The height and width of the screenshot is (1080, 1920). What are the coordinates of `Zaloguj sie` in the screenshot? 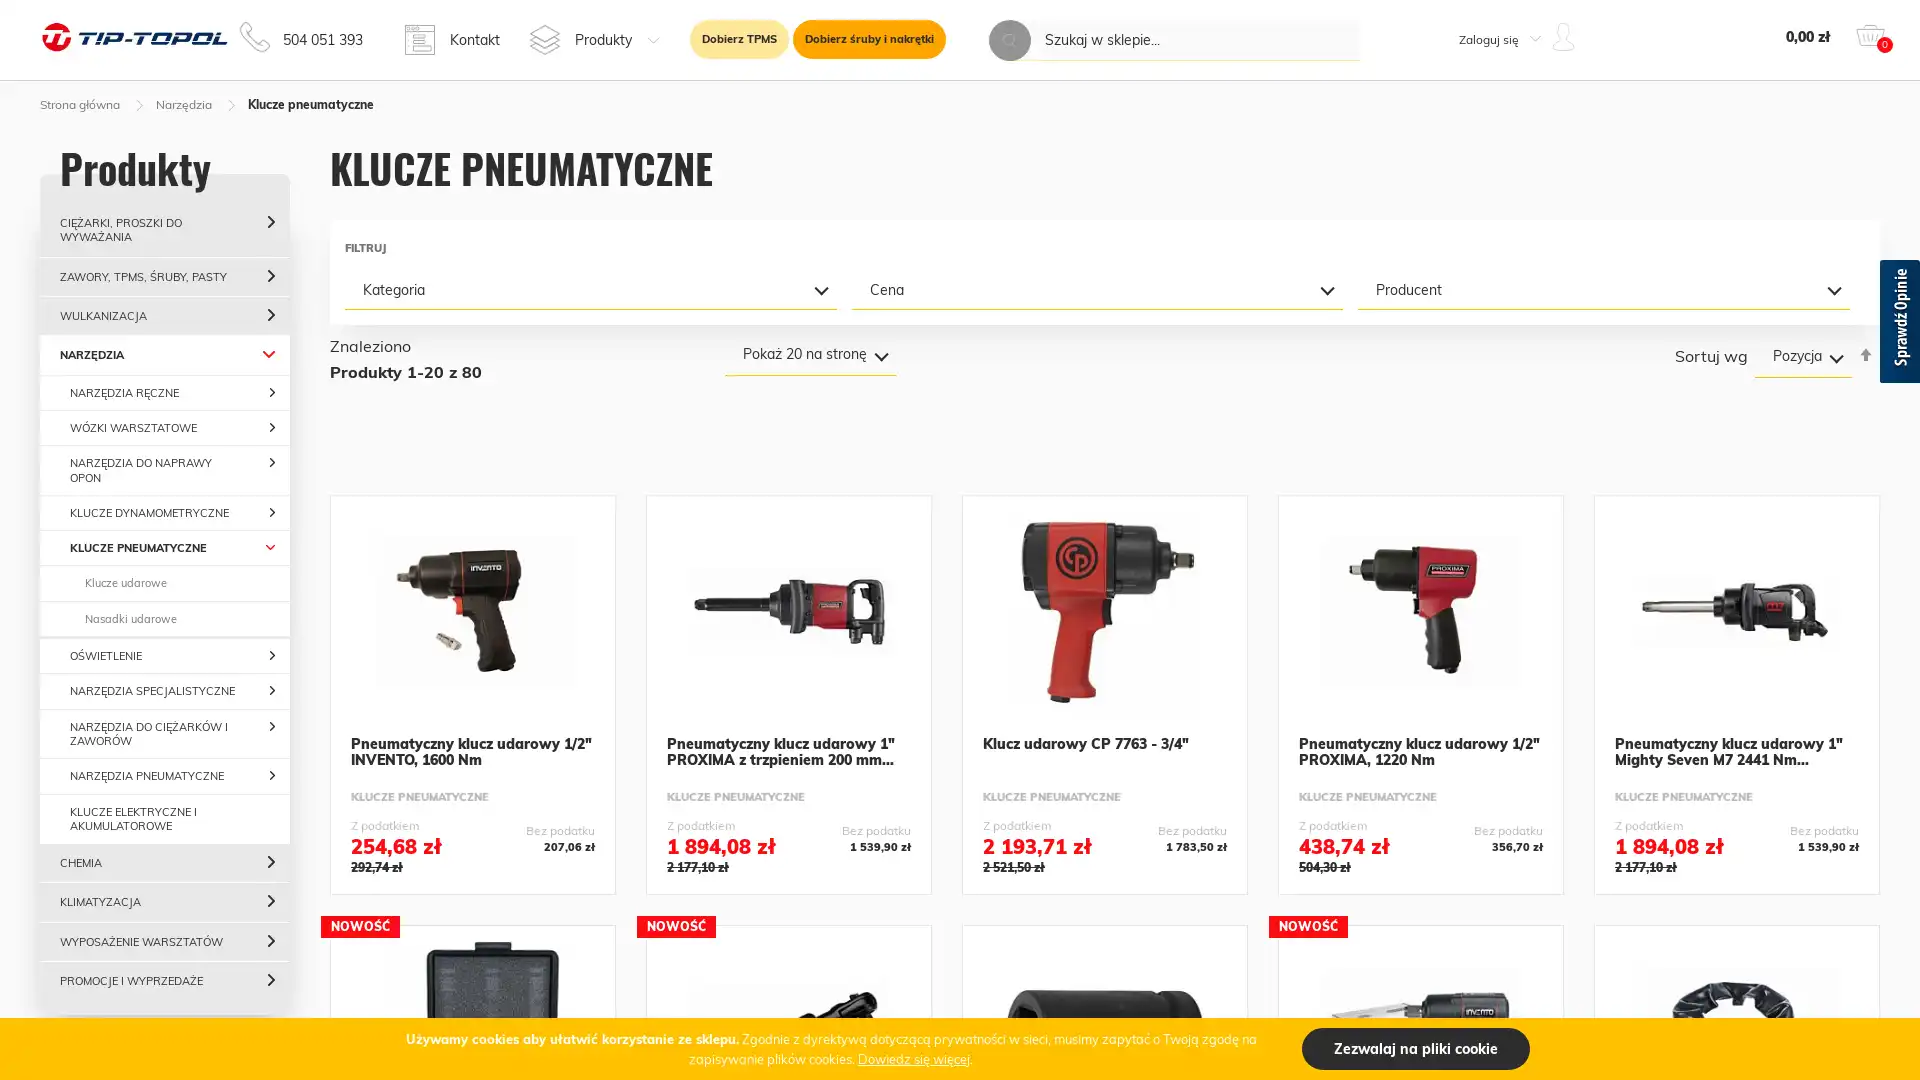 It's located at (1481, 256).